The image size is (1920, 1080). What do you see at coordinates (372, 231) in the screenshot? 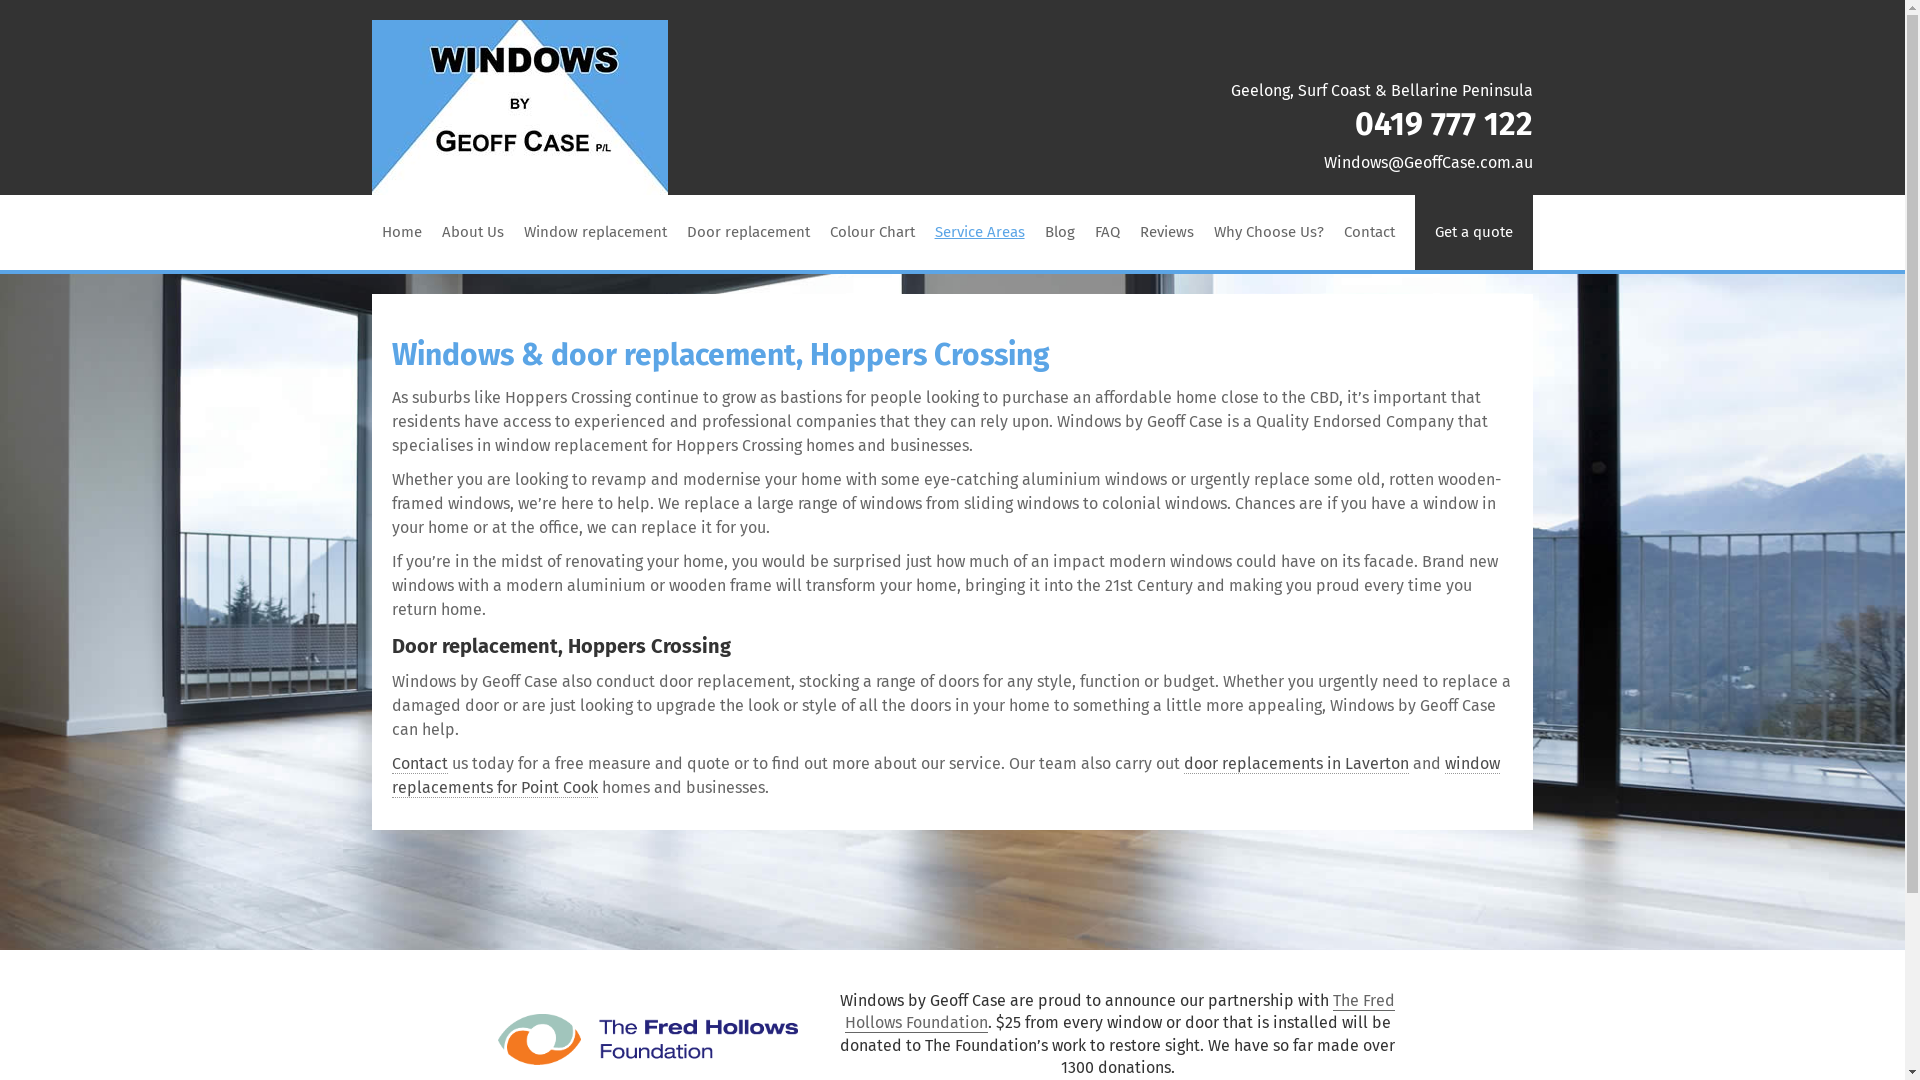
I see `'Home'` at bounding box center [372, 231].